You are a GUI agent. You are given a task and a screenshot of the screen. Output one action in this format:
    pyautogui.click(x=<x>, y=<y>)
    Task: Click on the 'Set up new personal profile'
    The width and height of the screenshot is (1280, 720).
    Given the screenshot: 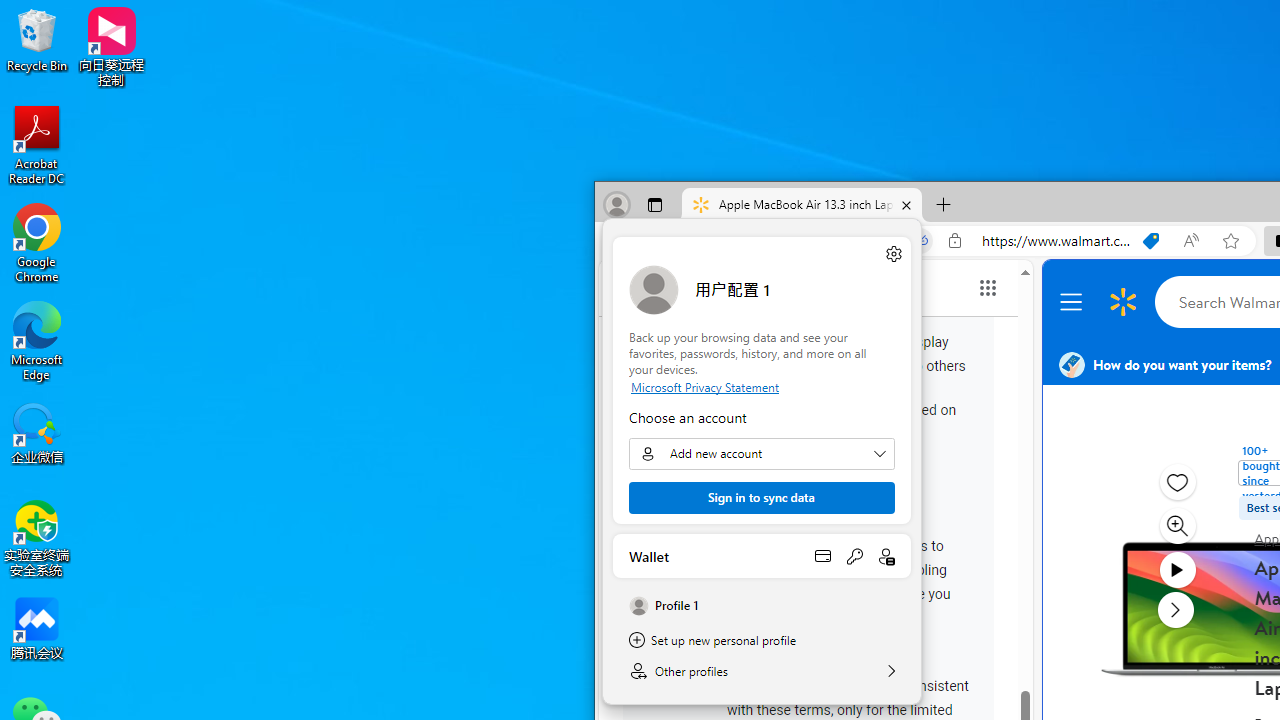 What is the action you would take?
    pyautogui.click(x=761, y=640)
    